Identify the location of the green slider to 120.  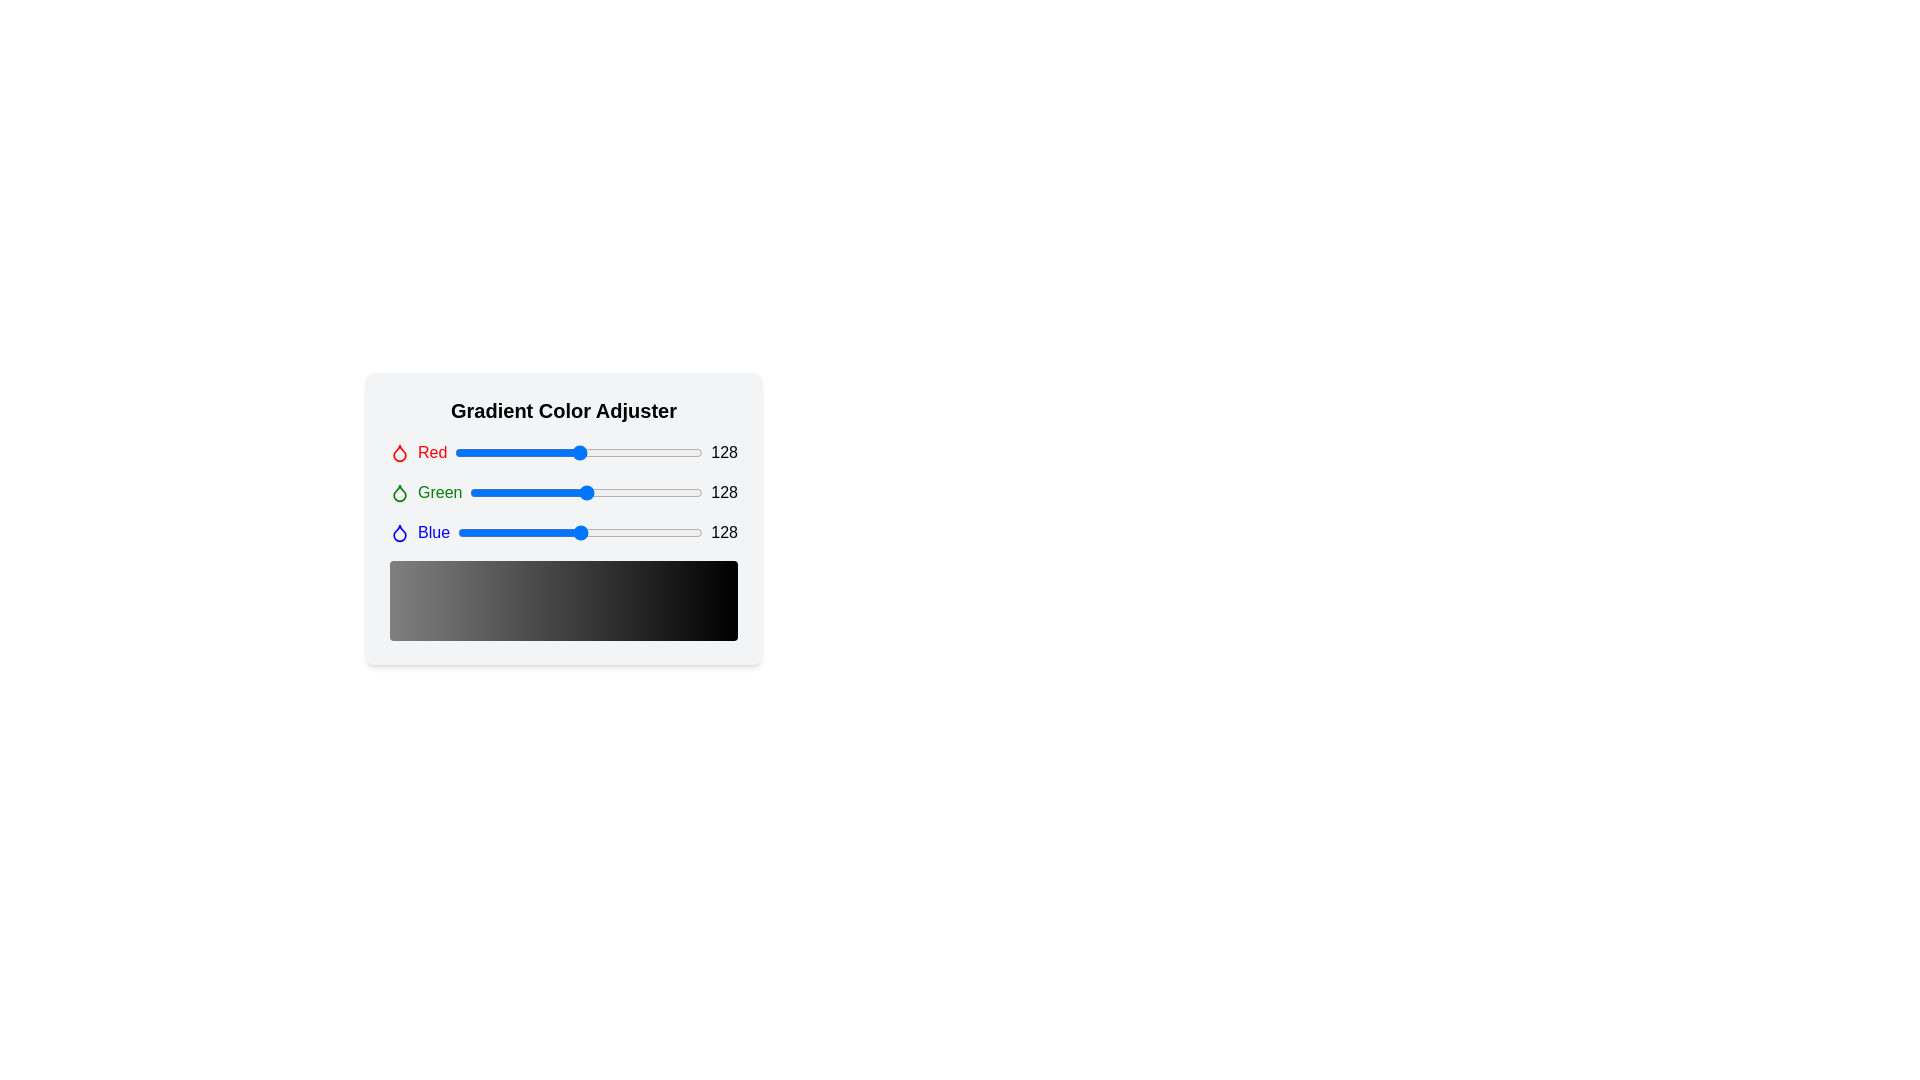
(579, 493).